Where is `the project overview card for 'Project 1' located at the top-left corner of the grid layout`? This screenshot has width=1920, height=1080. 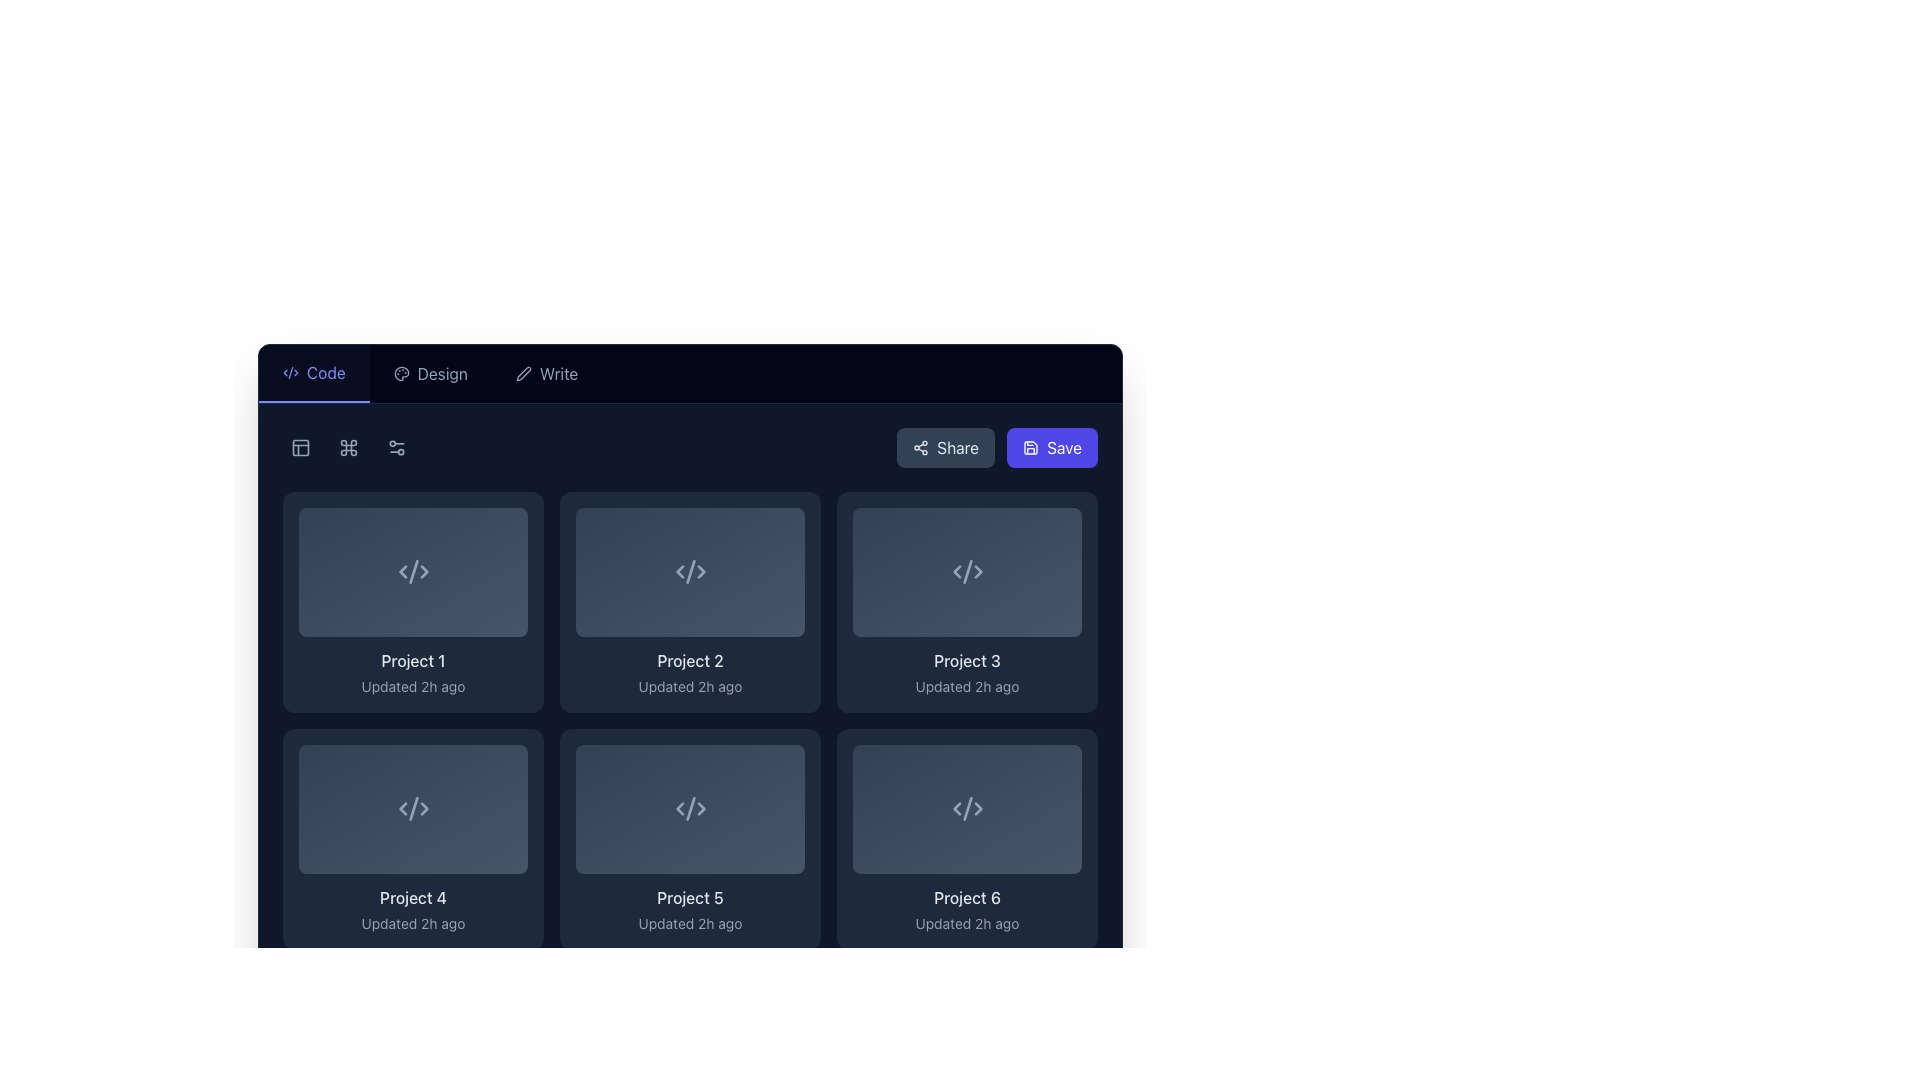 the project overview card for 'Project 1' located at the top-left corner of the grid layout is located at coordinates (412, 601).